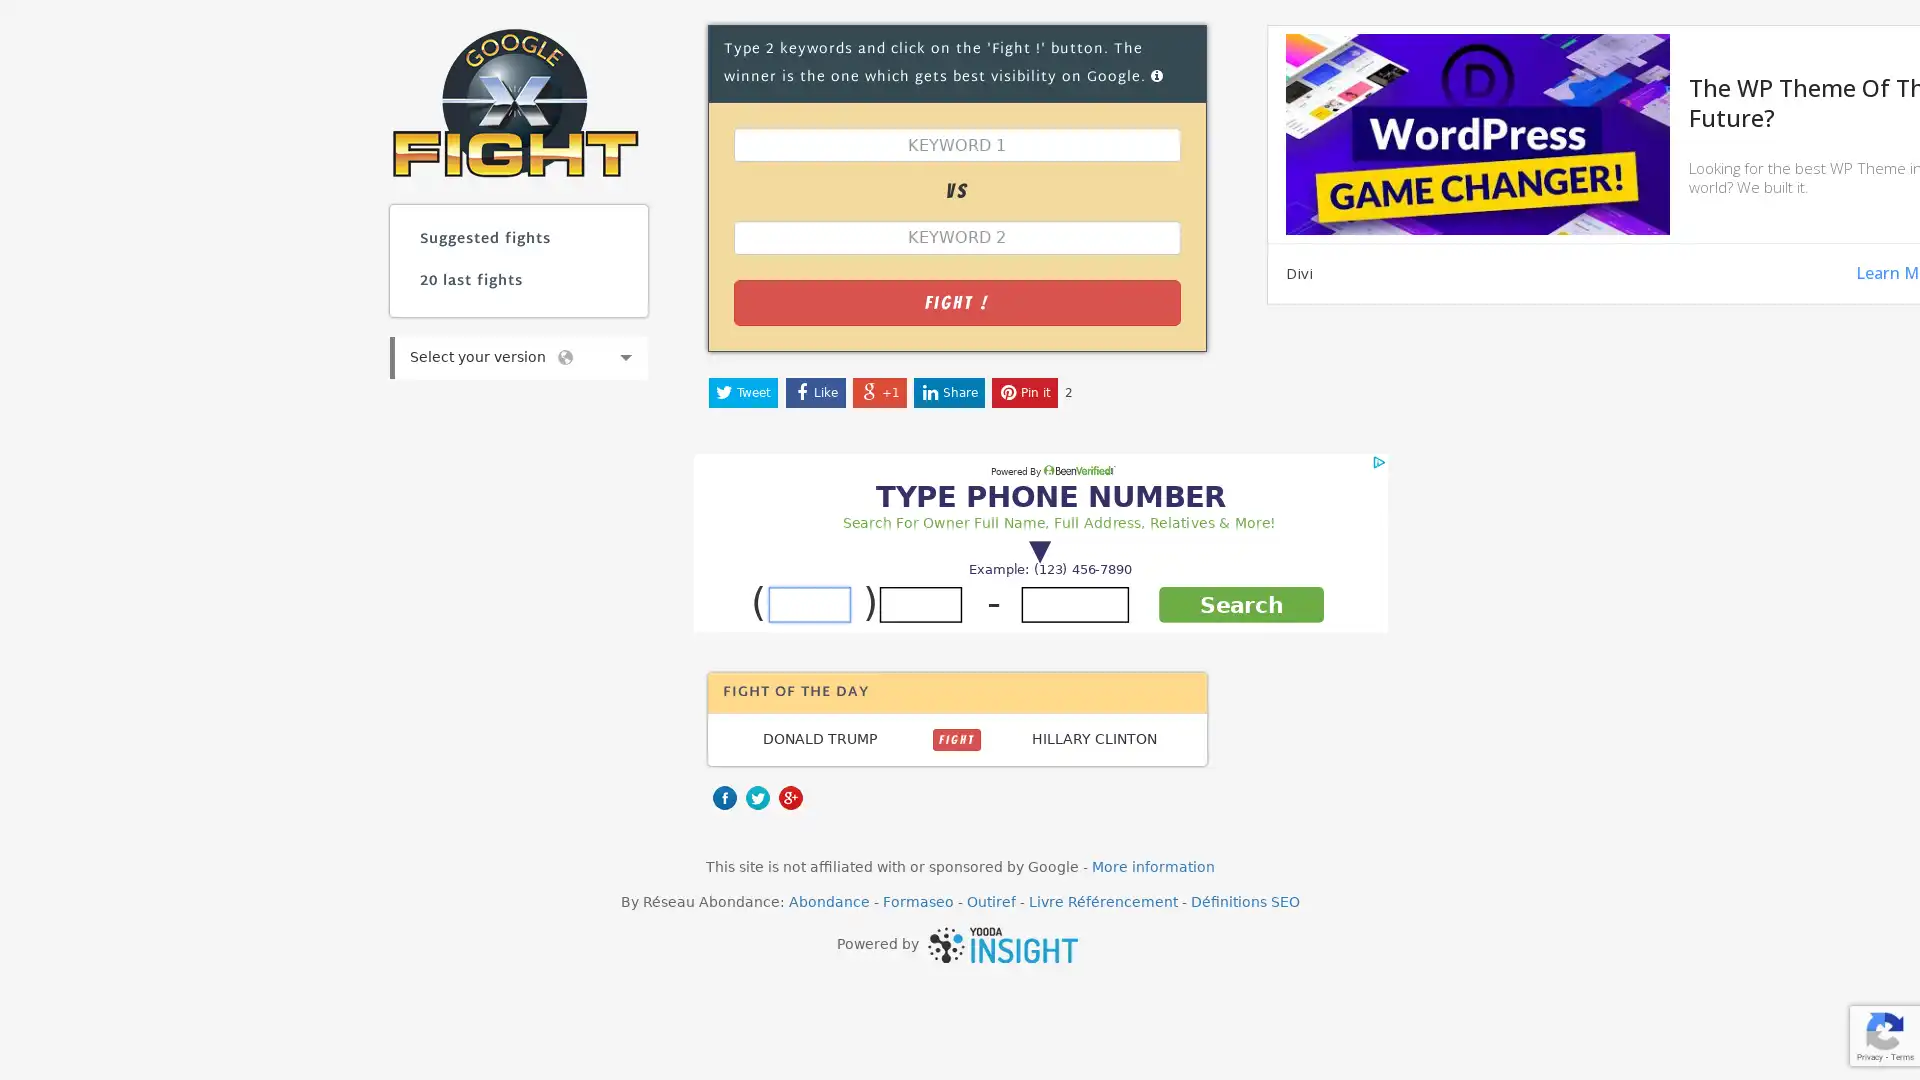  Describe the element at coordinates (955, 739) in the screenshot. I see `FIGHT` at that location.